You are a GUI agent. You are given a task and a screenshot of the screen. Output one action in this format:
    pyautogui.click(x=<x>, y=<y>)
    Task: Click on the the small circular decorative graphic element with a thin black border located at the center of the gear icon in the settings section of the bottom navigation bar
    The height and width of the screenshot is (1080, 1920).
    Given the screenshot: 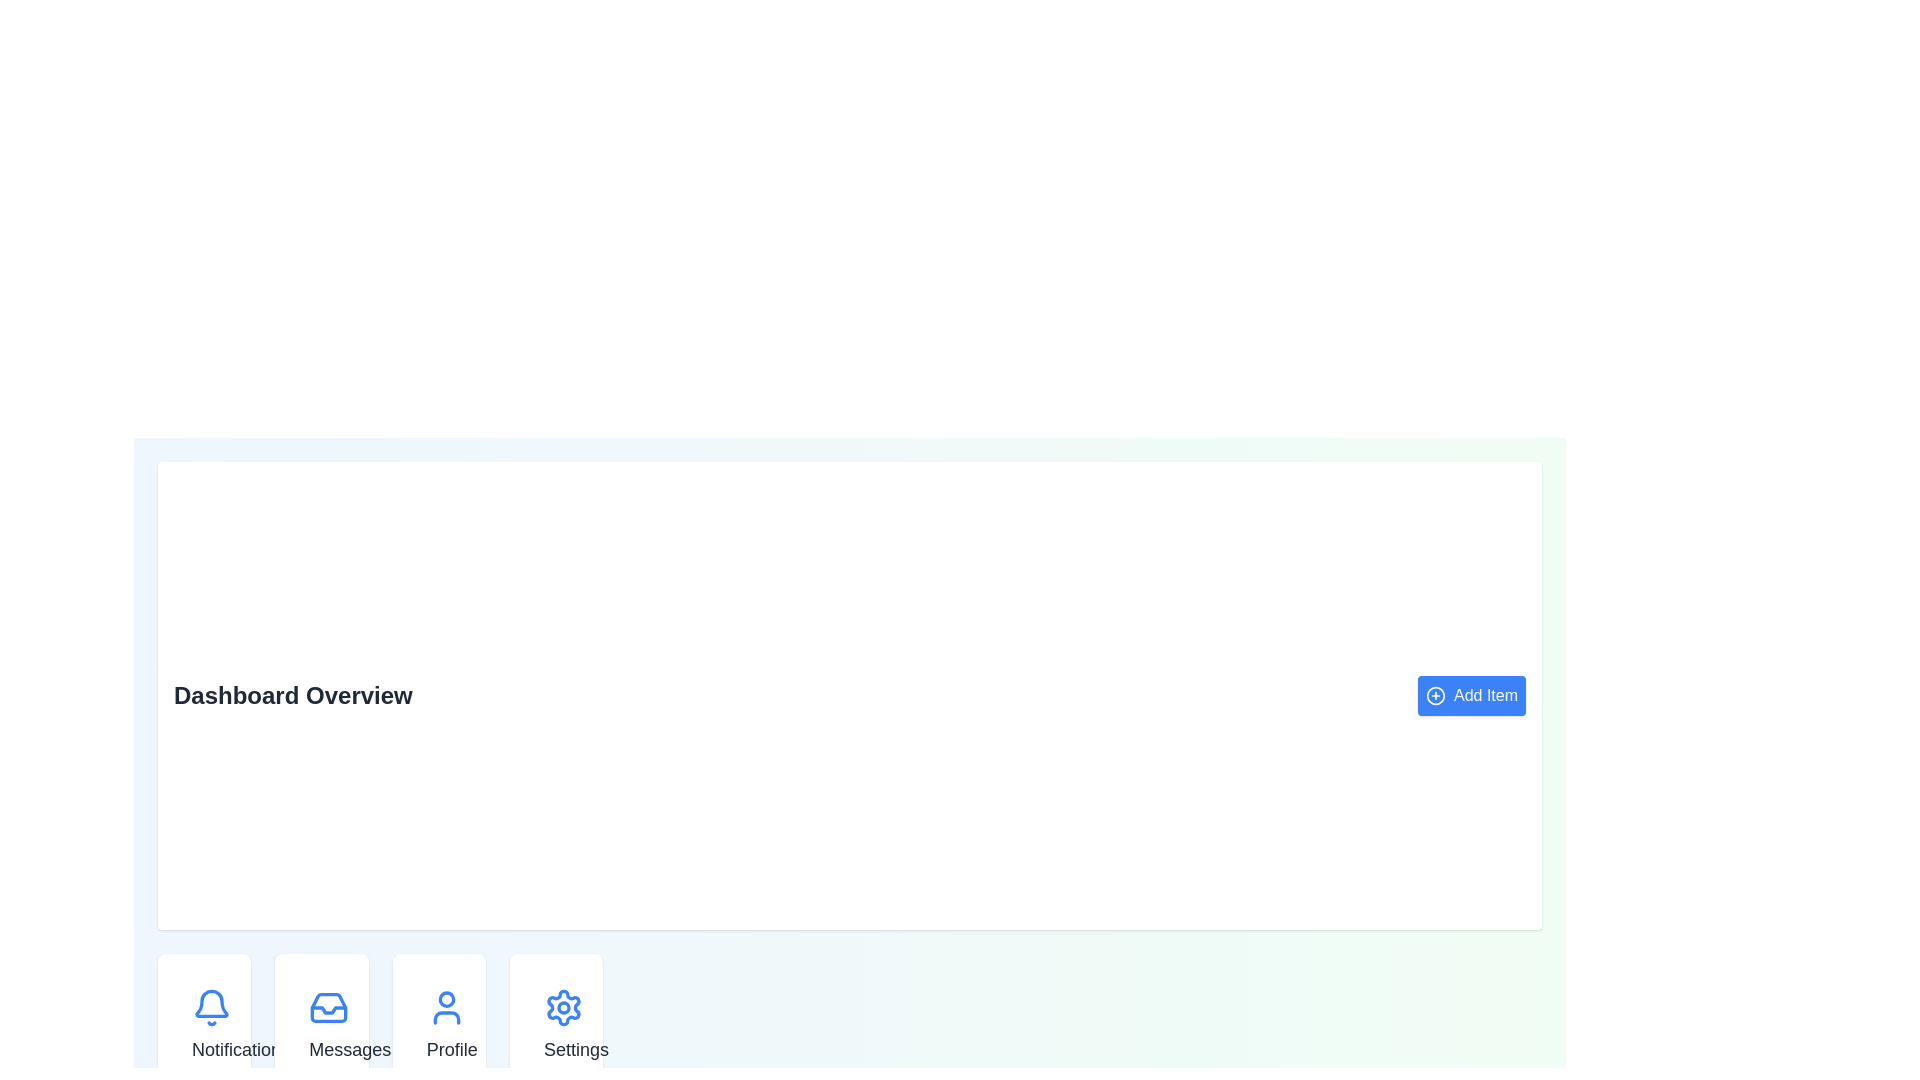 What is the action you would take?
    pyautogui.click(x=563, y=1007)
    